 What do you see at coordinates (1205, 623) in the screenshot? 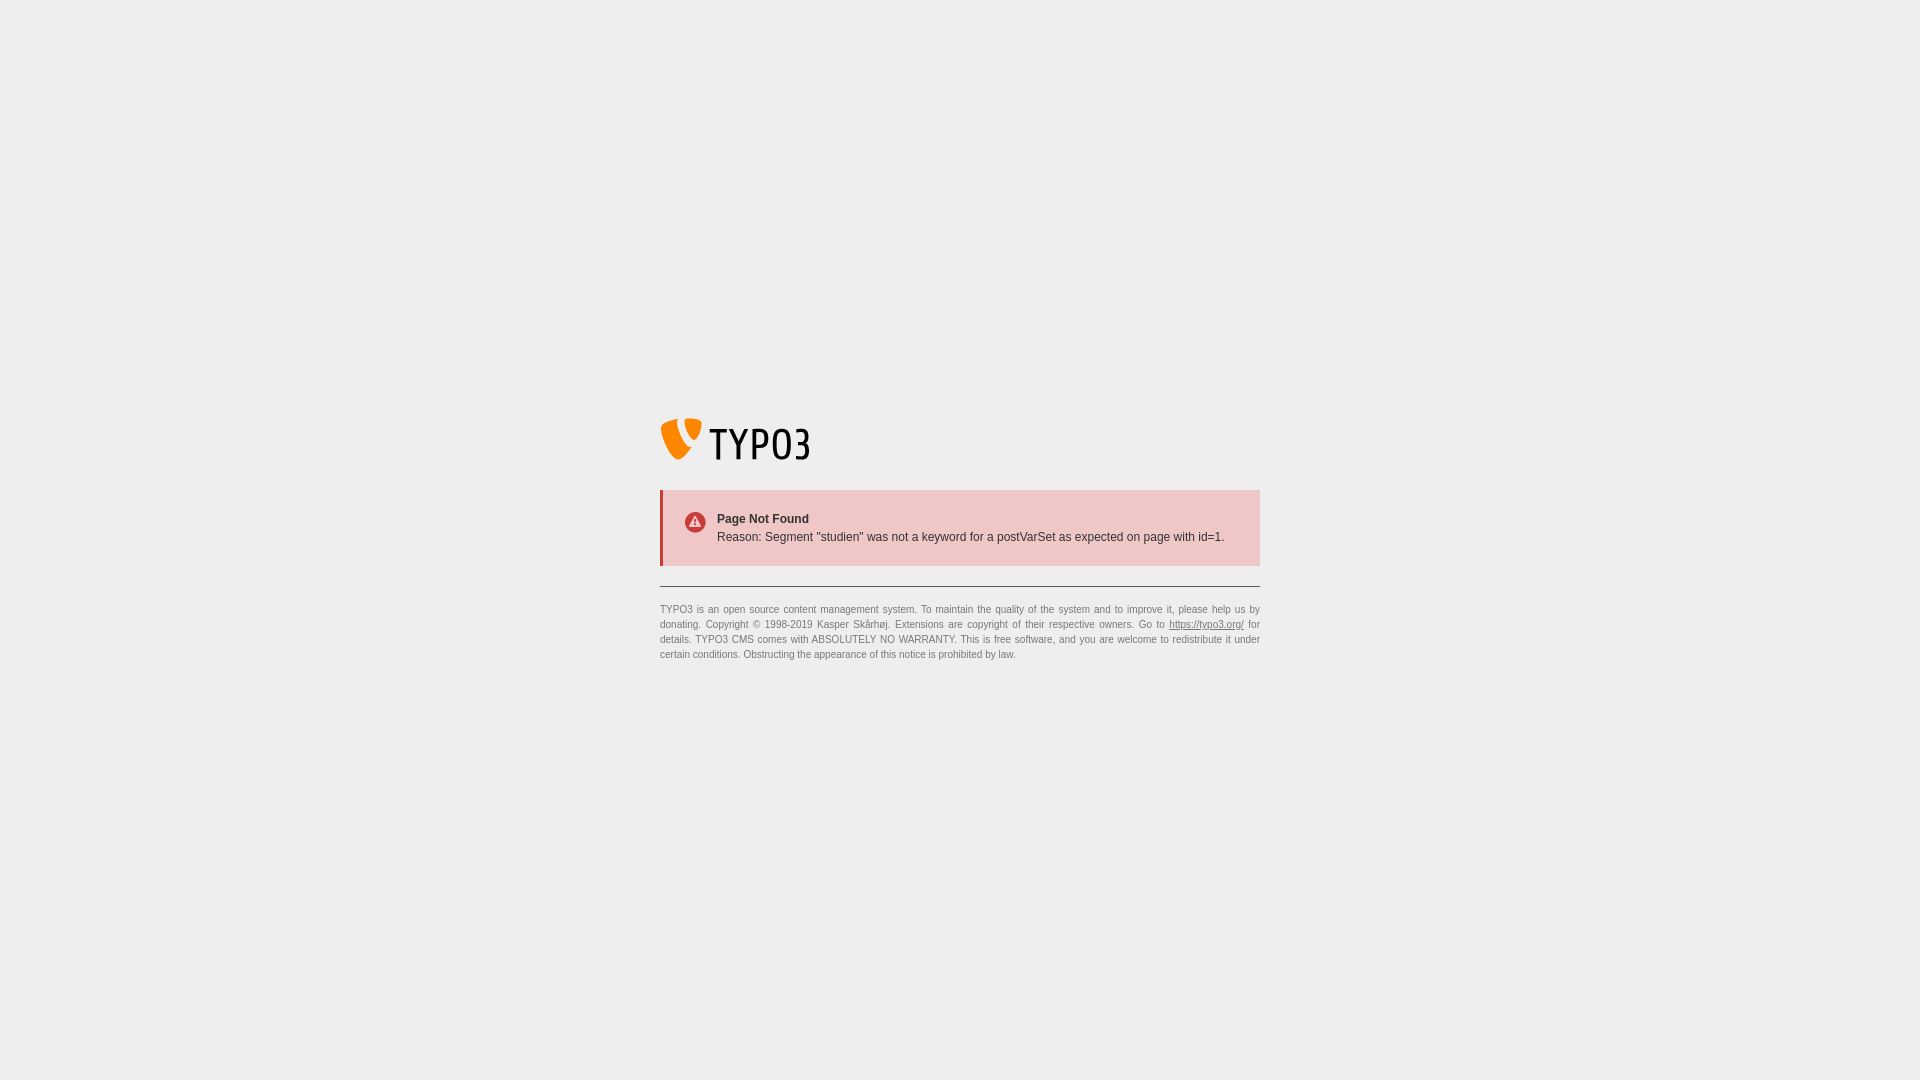
I see `'https://typo3.org/'` at bounding box center [1205, 623].